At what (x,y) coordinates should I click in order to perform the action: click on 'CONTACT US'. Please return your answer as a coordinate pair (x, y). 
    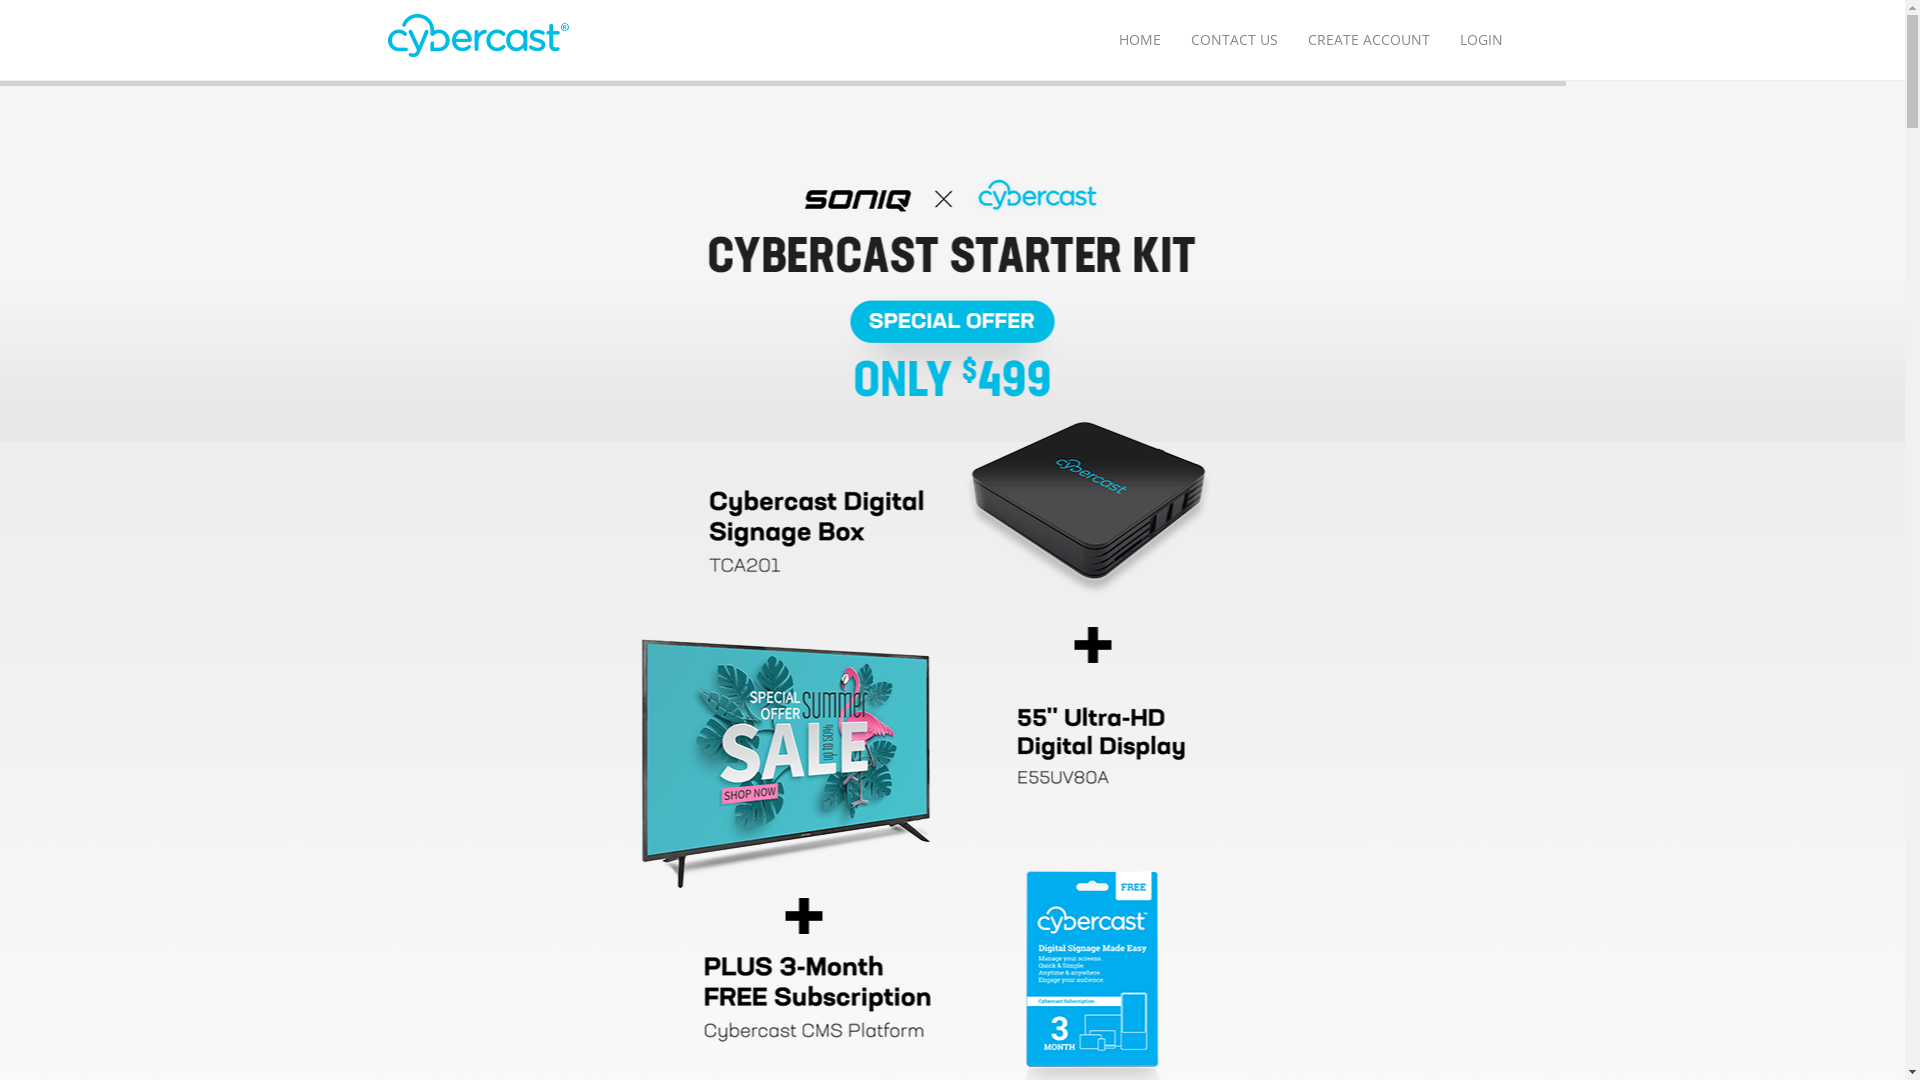
    Looking at the image, I should click on (1233, 39).